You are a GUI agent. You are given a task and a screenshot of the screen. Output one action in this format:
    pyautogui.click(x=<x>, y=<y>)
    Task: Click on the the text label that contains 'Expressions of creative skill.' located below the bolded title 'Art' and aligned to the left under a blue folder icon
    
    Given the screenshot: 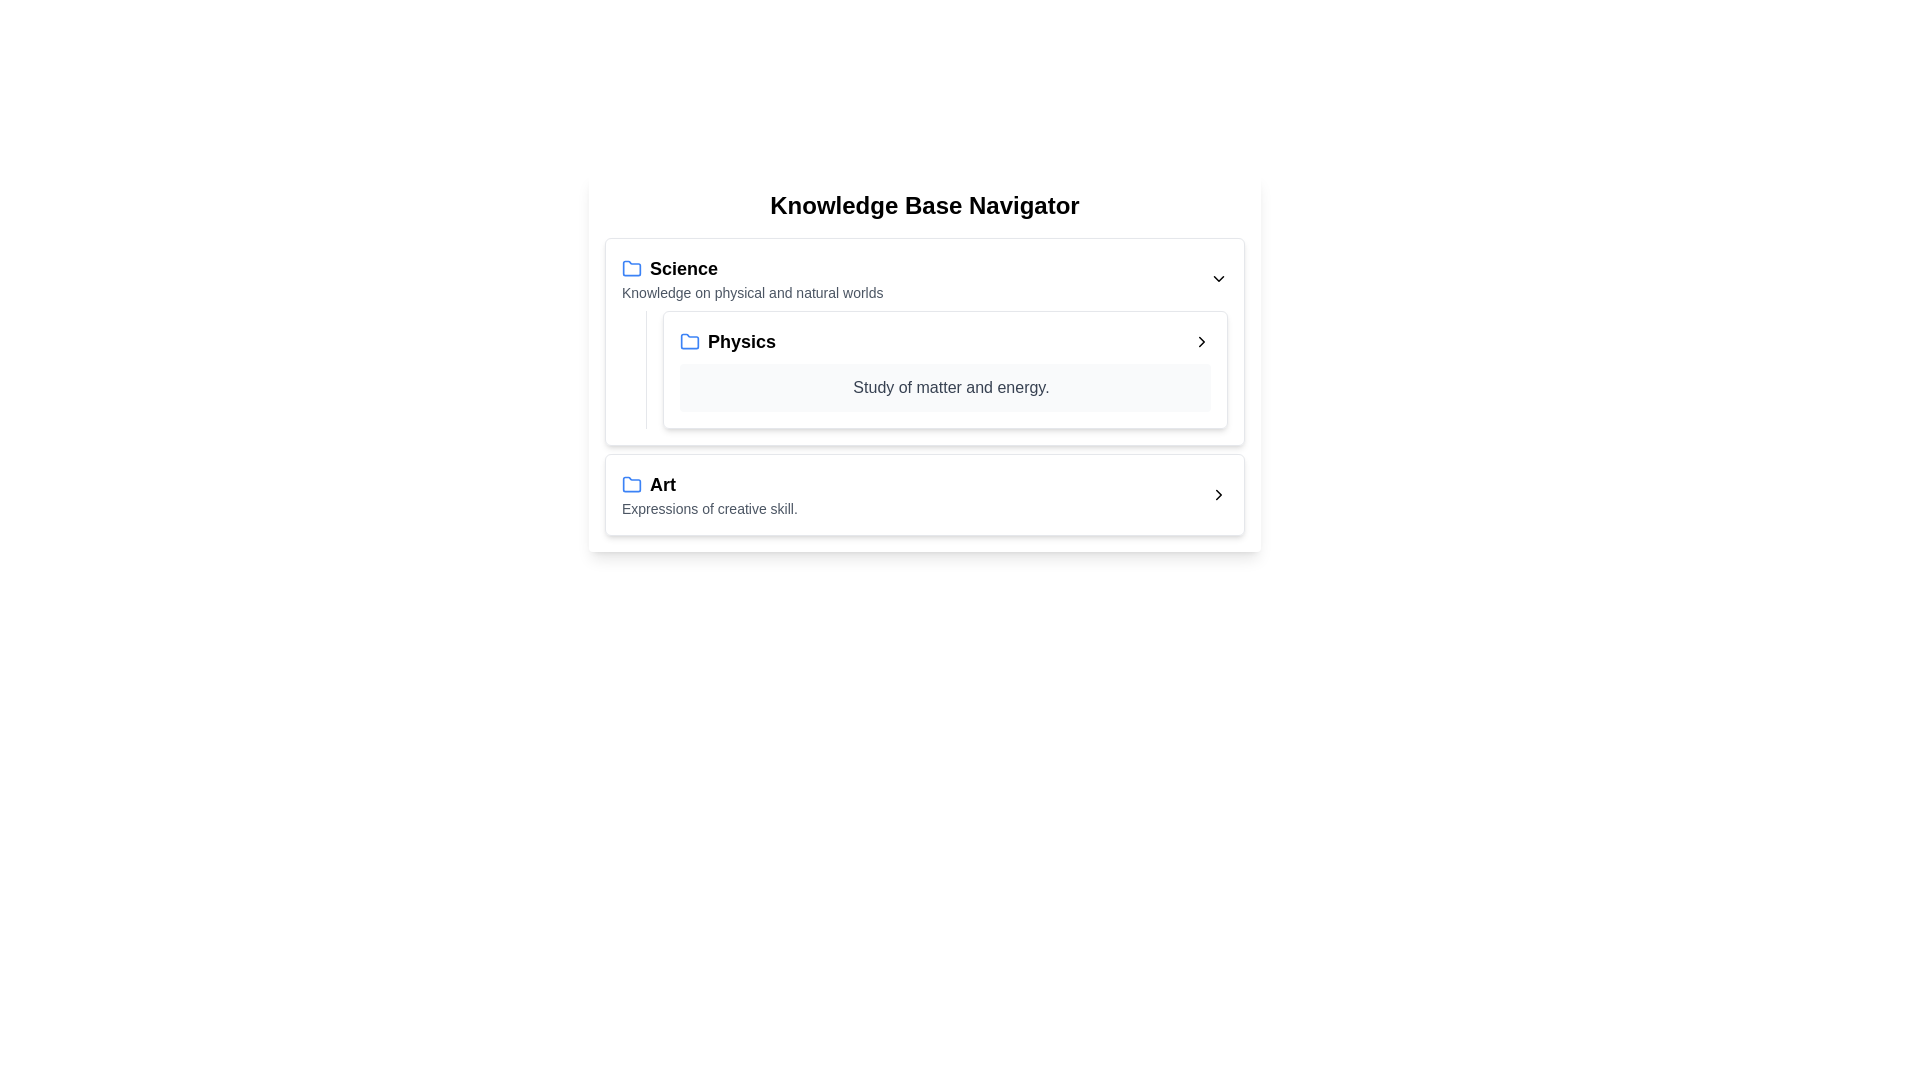 What is the action you would take?
    pyautogui.click(x=709, y=508)
    